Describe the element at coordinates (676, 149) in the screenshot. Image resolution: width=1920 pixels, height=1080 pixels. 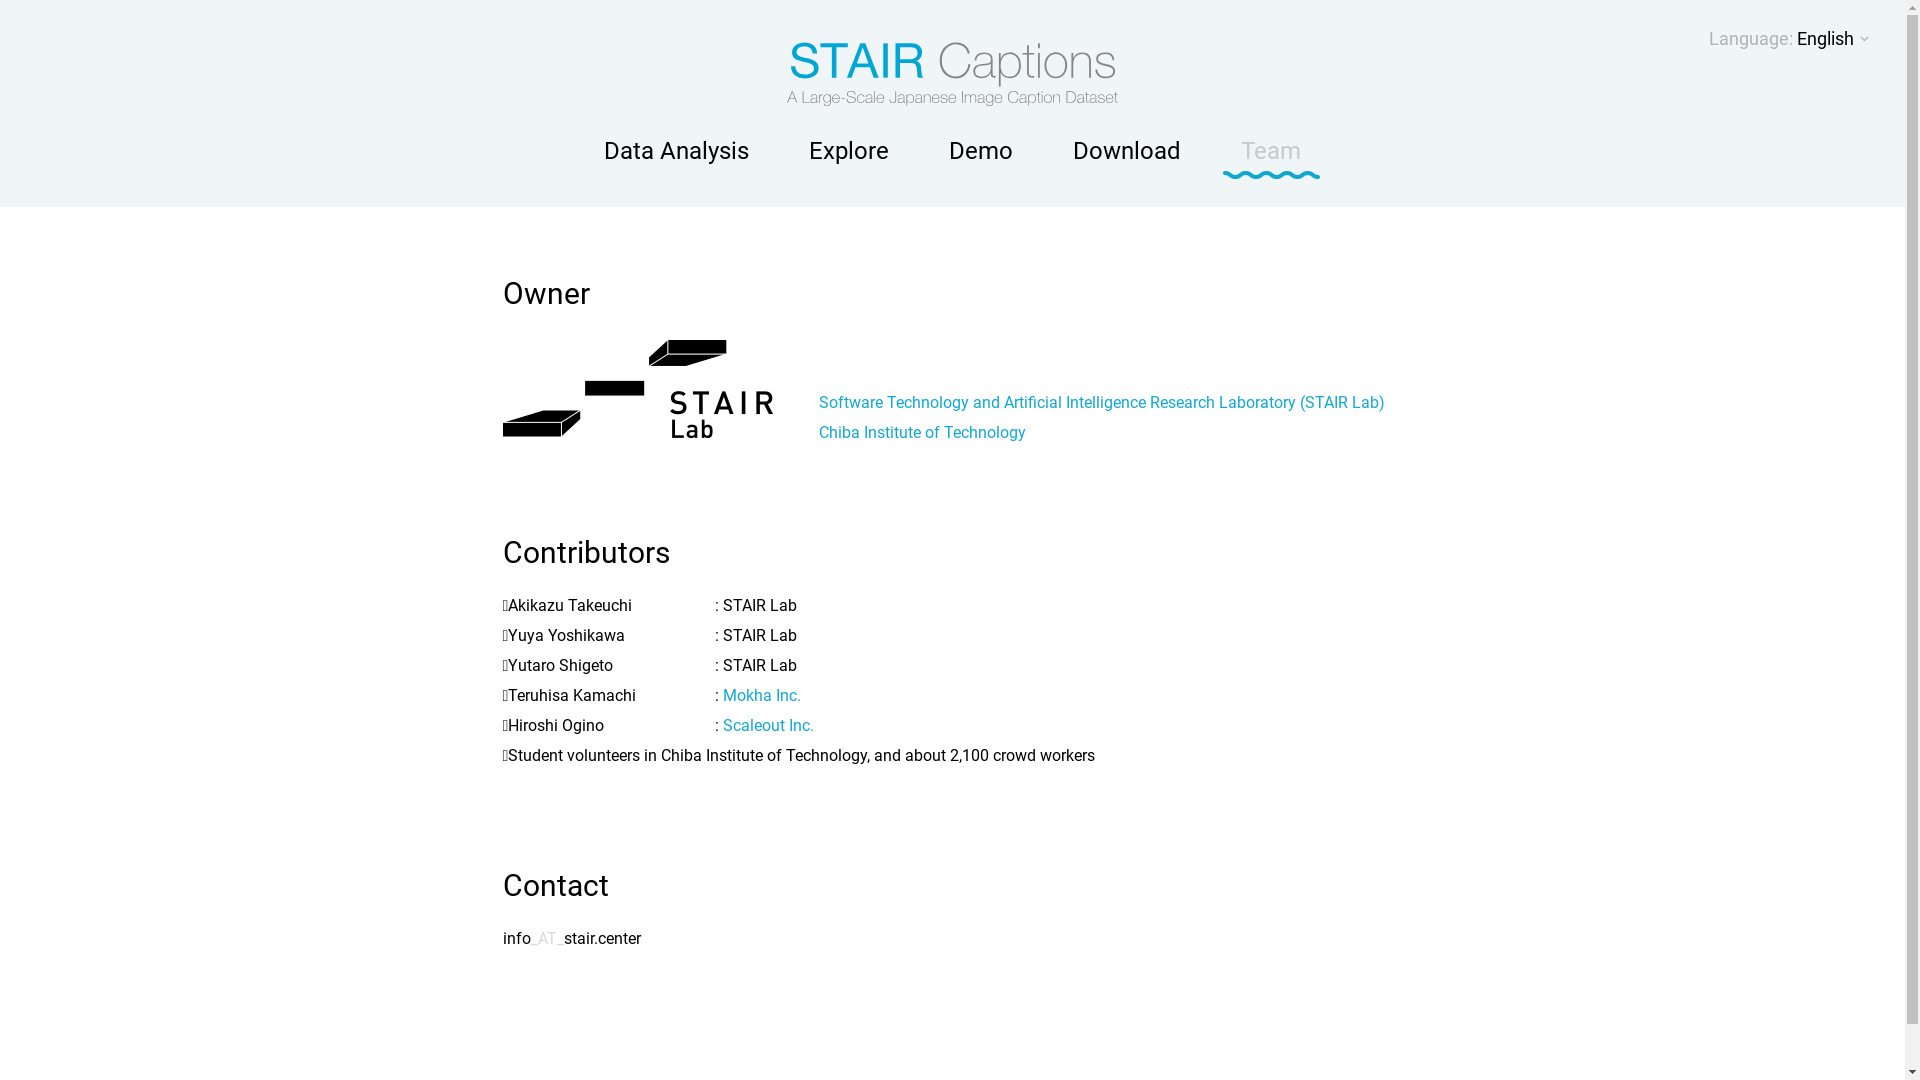
I see `'Data Analysis'` at that location.